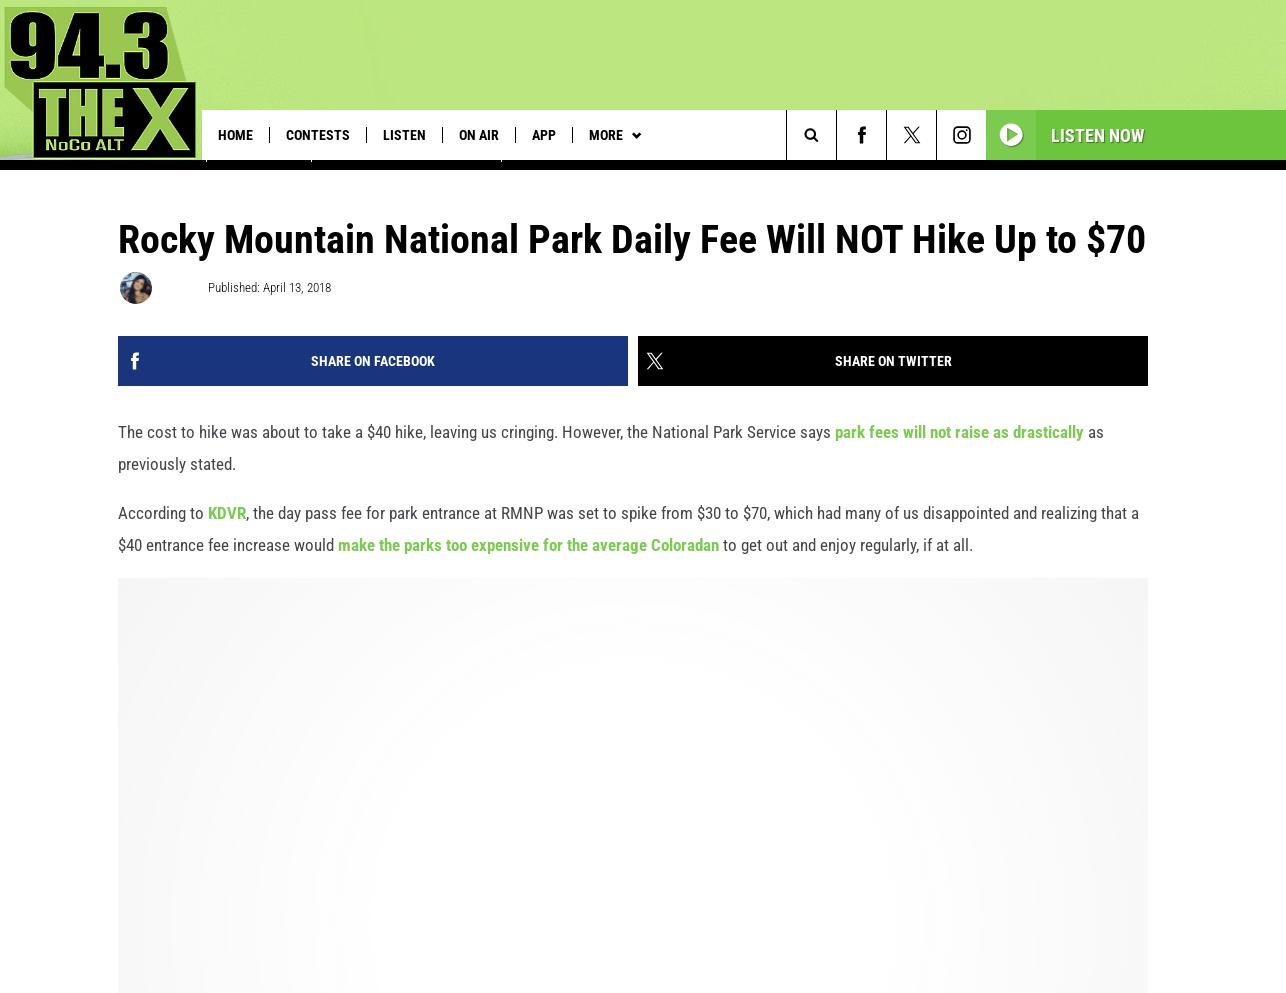  What do you see at coordinates (846, 566) in the screenshot?
I see `'to get out and enjoy regularly, if at all.'` at bounding box center [846, 566].